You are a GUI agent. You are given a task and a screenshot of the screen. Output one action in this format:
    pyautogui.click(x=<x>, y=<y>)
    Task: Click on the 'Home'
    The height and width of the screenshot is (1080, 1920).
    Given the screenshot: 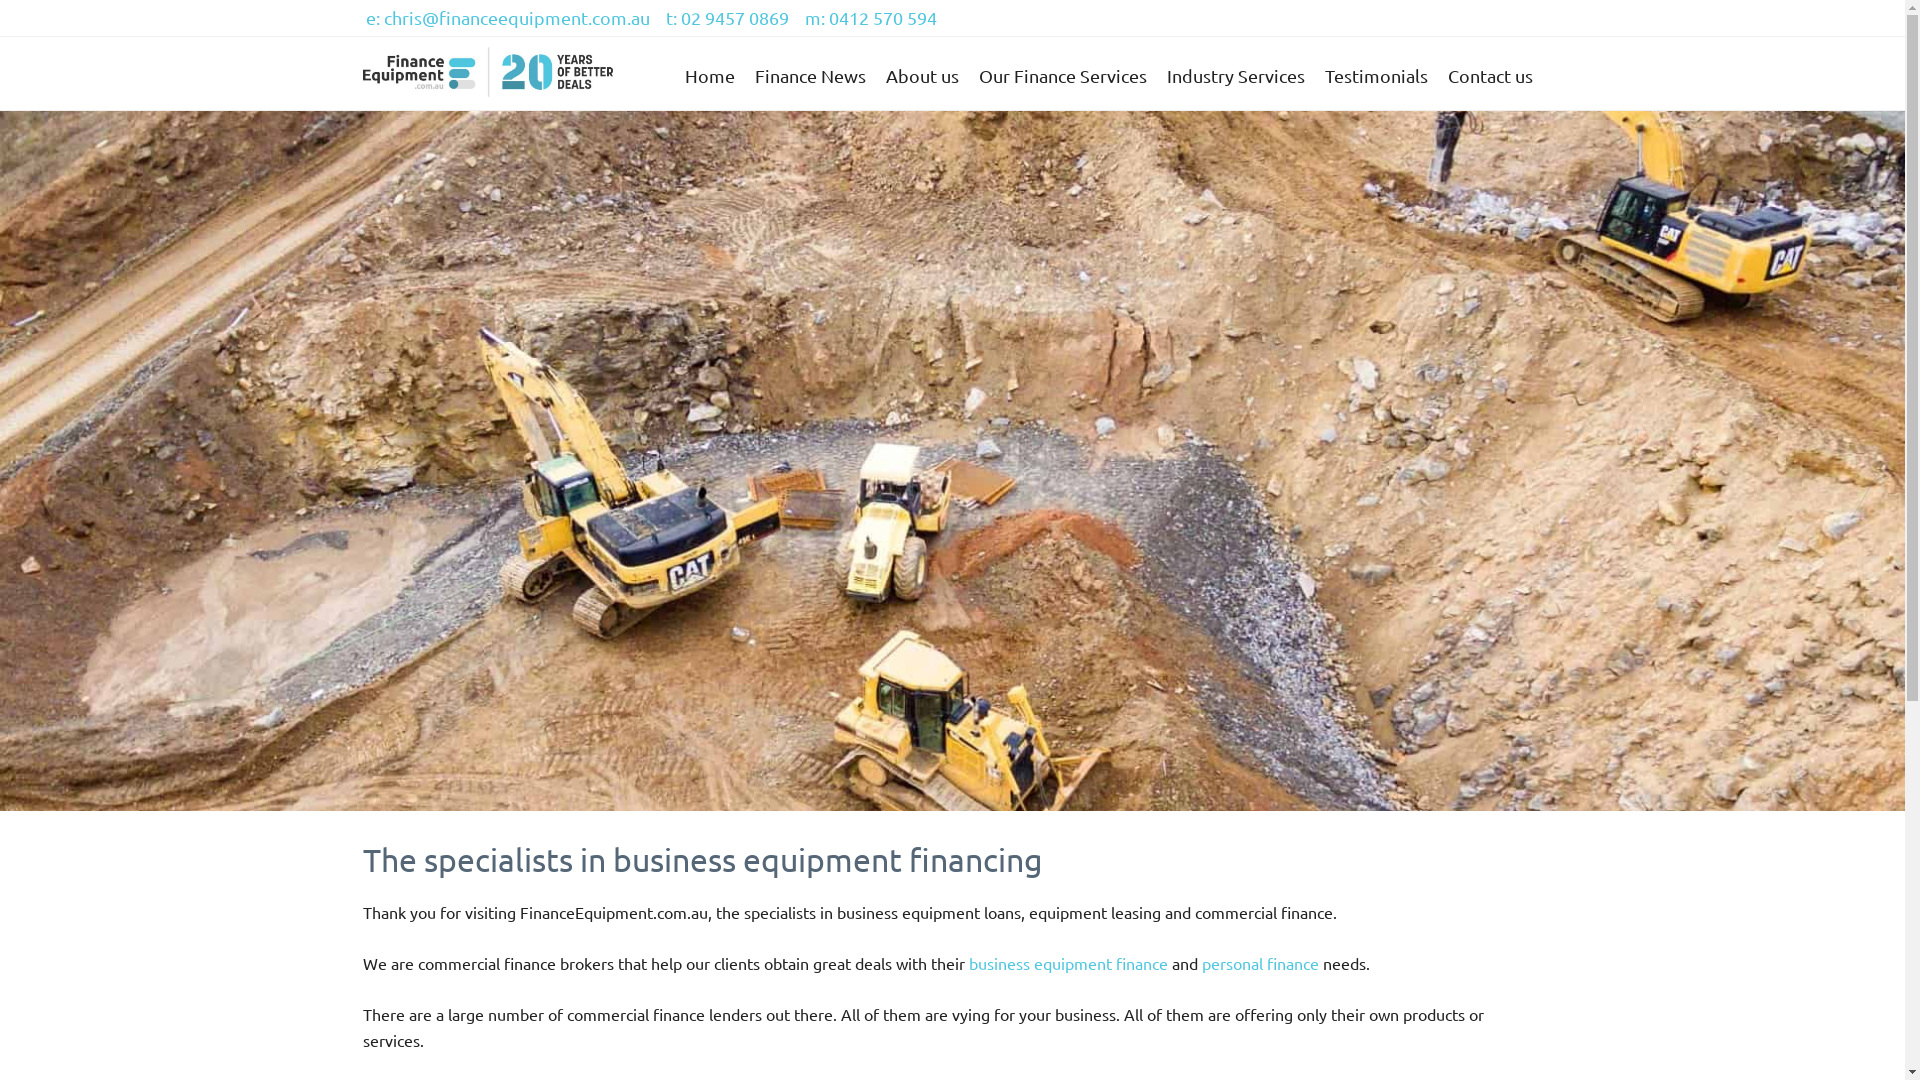 What is the action you would take?
    pyautogui.click(x=709, y=75)
    